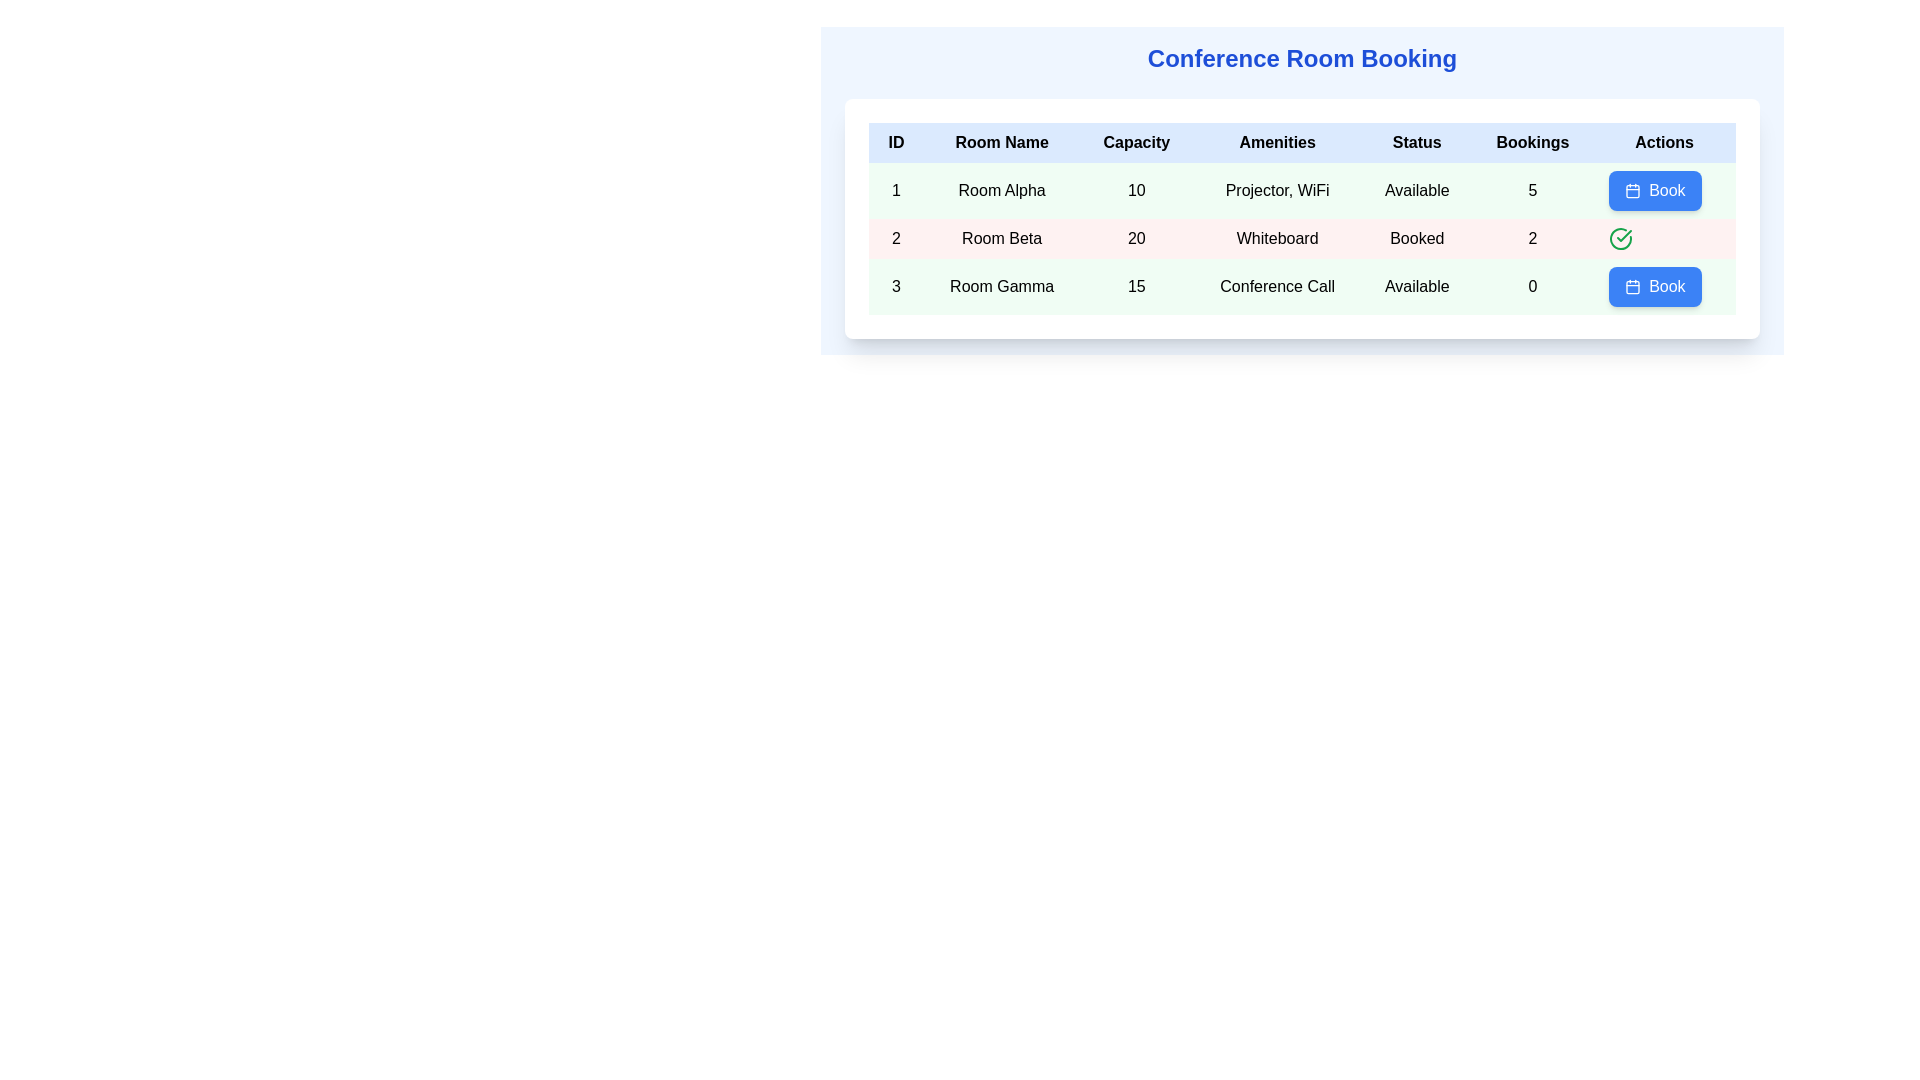  I want to click on the numeral '3' which represents the unique identifier for 'Room Gamma' in the ID column of the table, so click(895, 286).